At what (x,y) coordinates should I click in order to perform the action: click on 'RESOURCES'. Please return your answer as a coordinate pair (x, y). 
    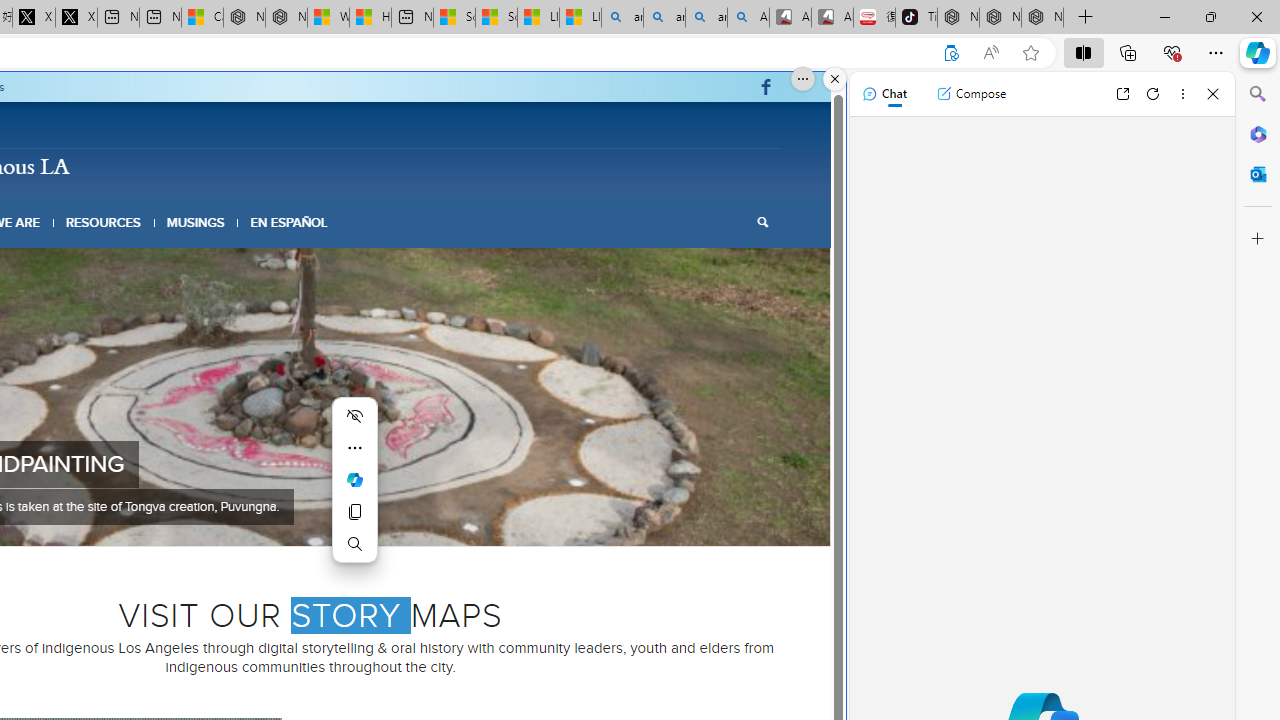
    Looking at the image, I should click on (102, 222).